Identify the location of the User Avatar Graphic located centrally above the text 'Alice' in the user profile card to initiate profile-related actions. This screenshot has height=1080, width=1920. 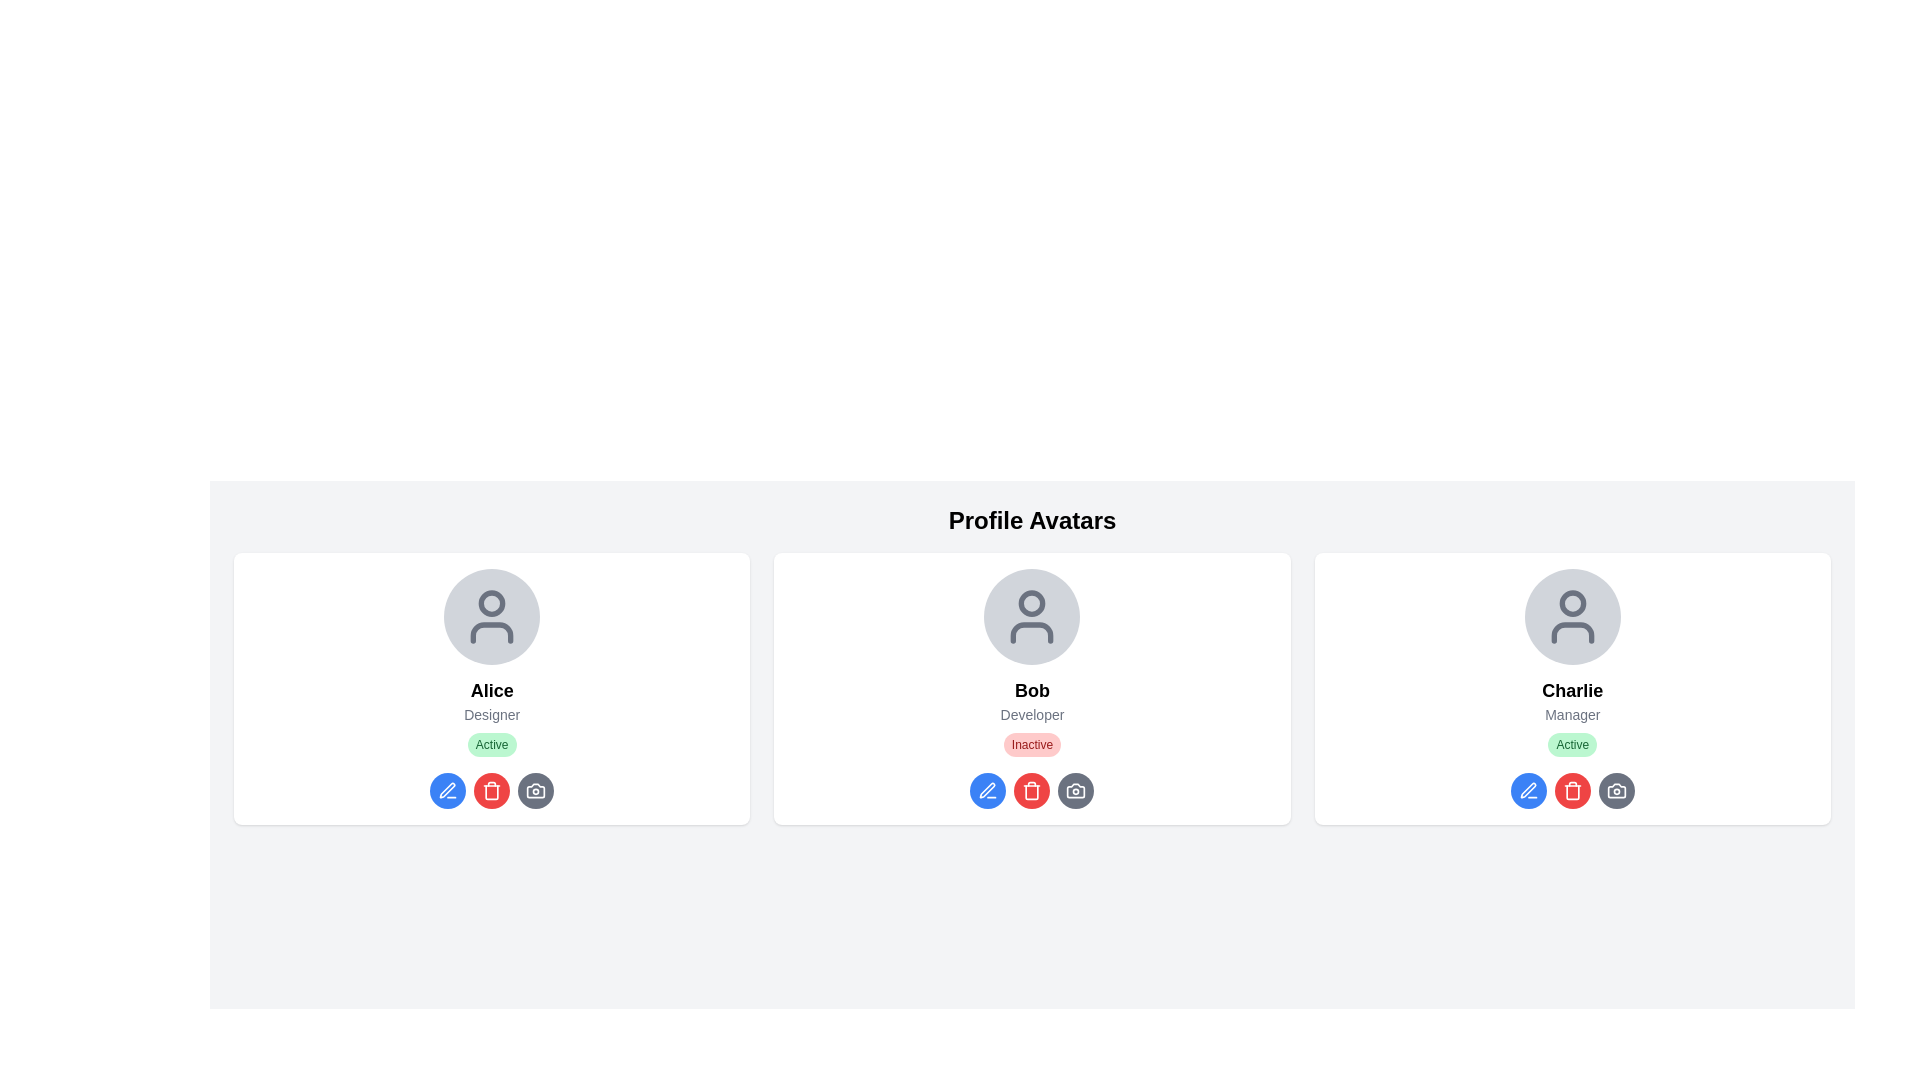
(491, 616).